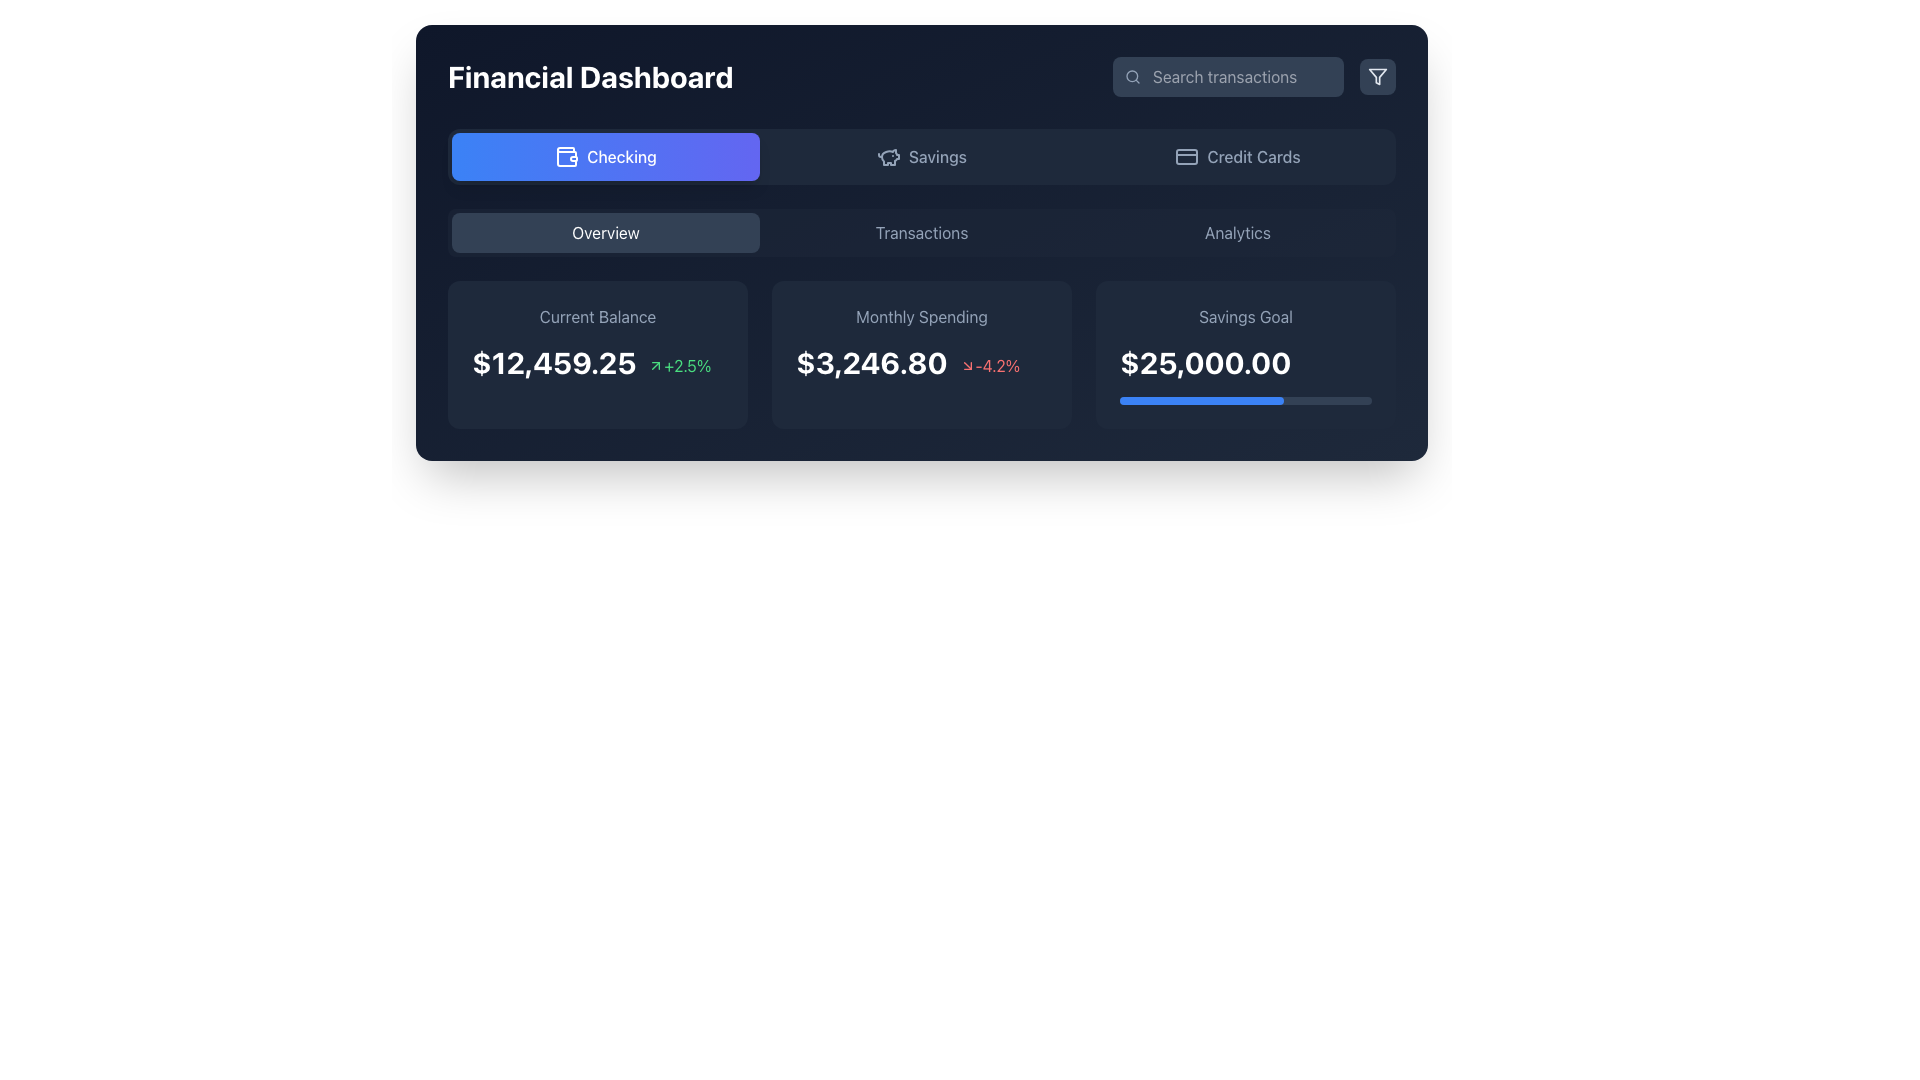 This screenshot has width=1920, height=1080. What do you see at coordinates (597, 362) in the screenshot?
I see `the 'Current Balance' card to analyze the percentage change displayed within the composite of text elements and the icon` at bounding box center [597, 362].